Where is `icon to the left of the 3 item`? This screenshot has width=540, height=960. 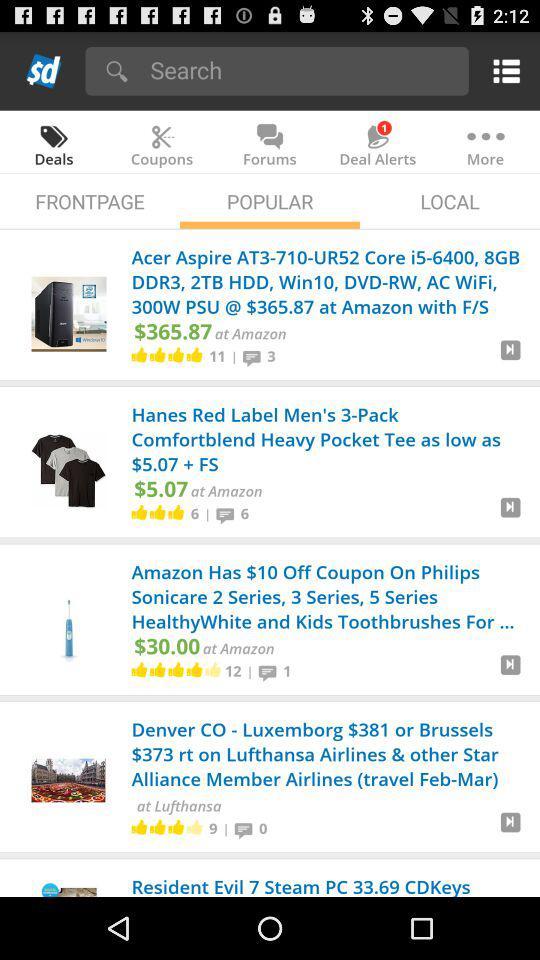 icon to the left of the 3 item is located at coordinates (255, 356).